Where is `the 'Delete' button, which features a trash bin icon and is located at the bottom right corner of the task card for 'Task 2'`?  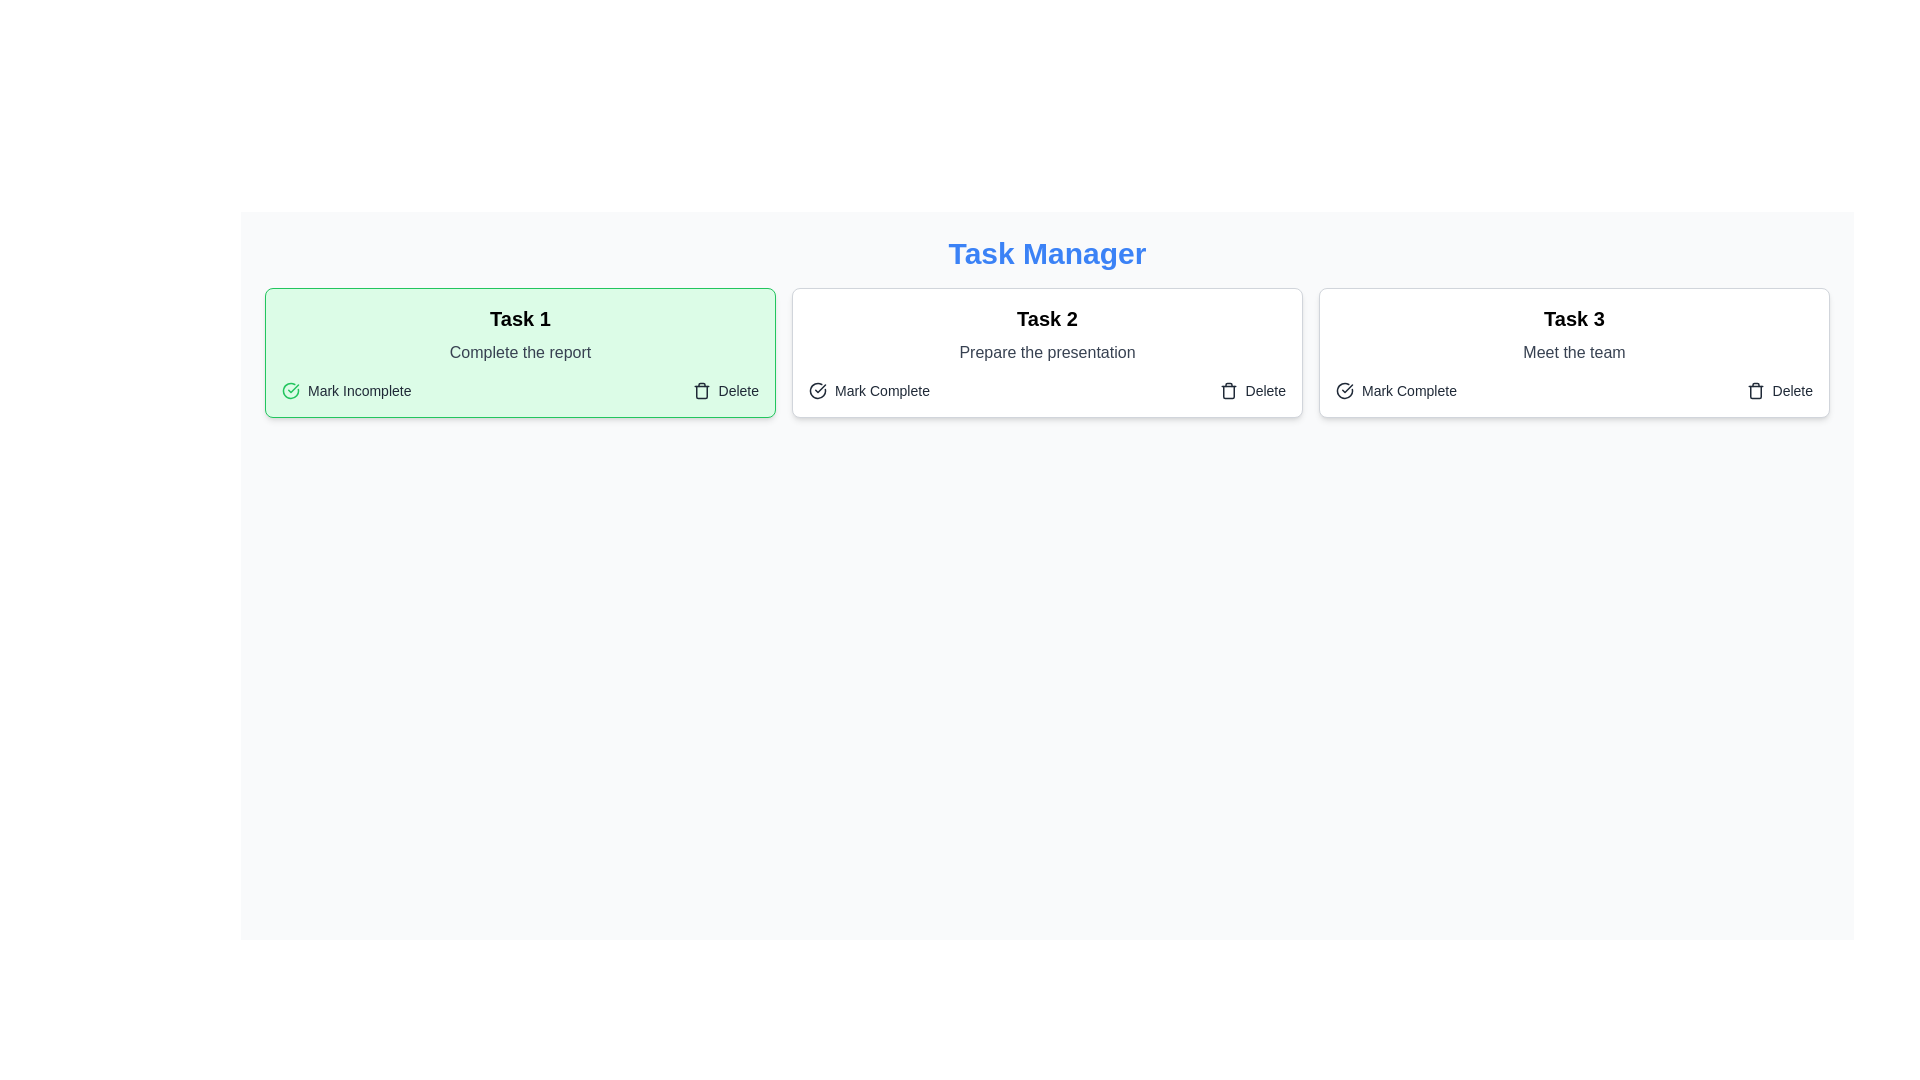 the 'Delete' button, which features a trash bin icon and is located at the bottom right corner of the task card for 'Task 2' is located at coordinates (1251, 390).